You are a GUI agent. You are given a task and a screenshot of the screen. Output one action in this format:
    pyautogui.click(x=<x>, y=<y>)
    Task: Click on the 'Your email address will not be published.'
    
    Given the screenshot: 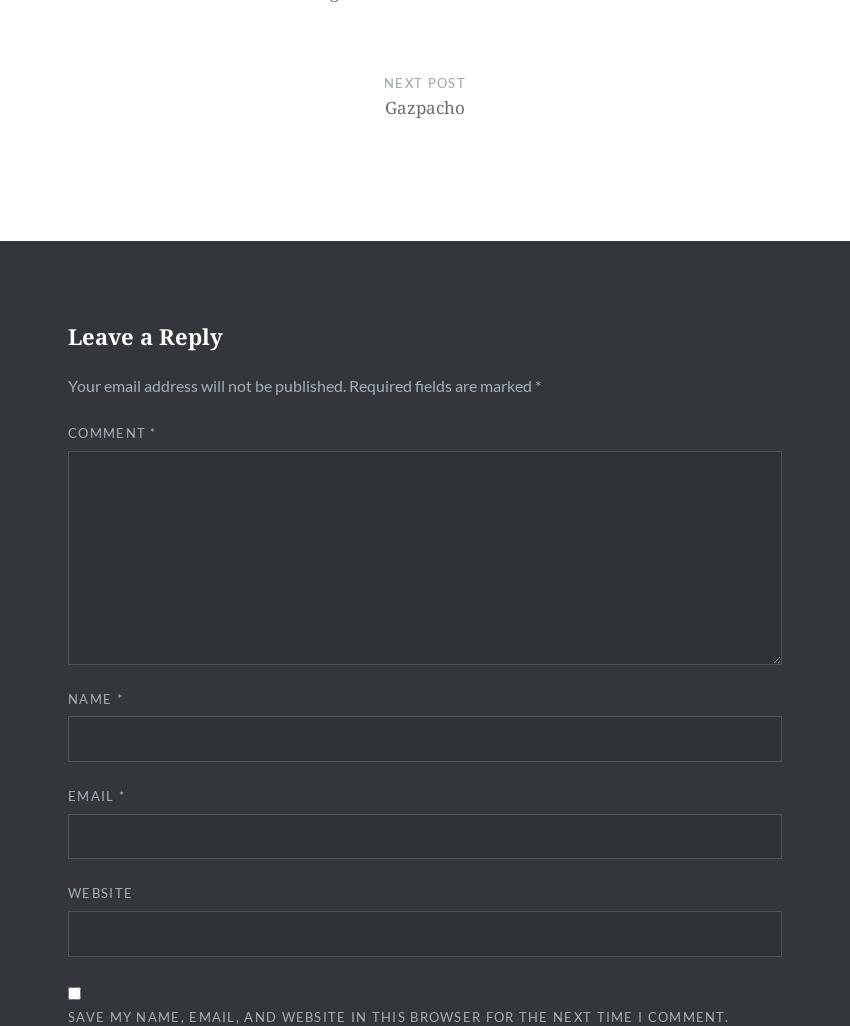 What is the action you would take?
    pyautogui.click(x=205, y=384)
    